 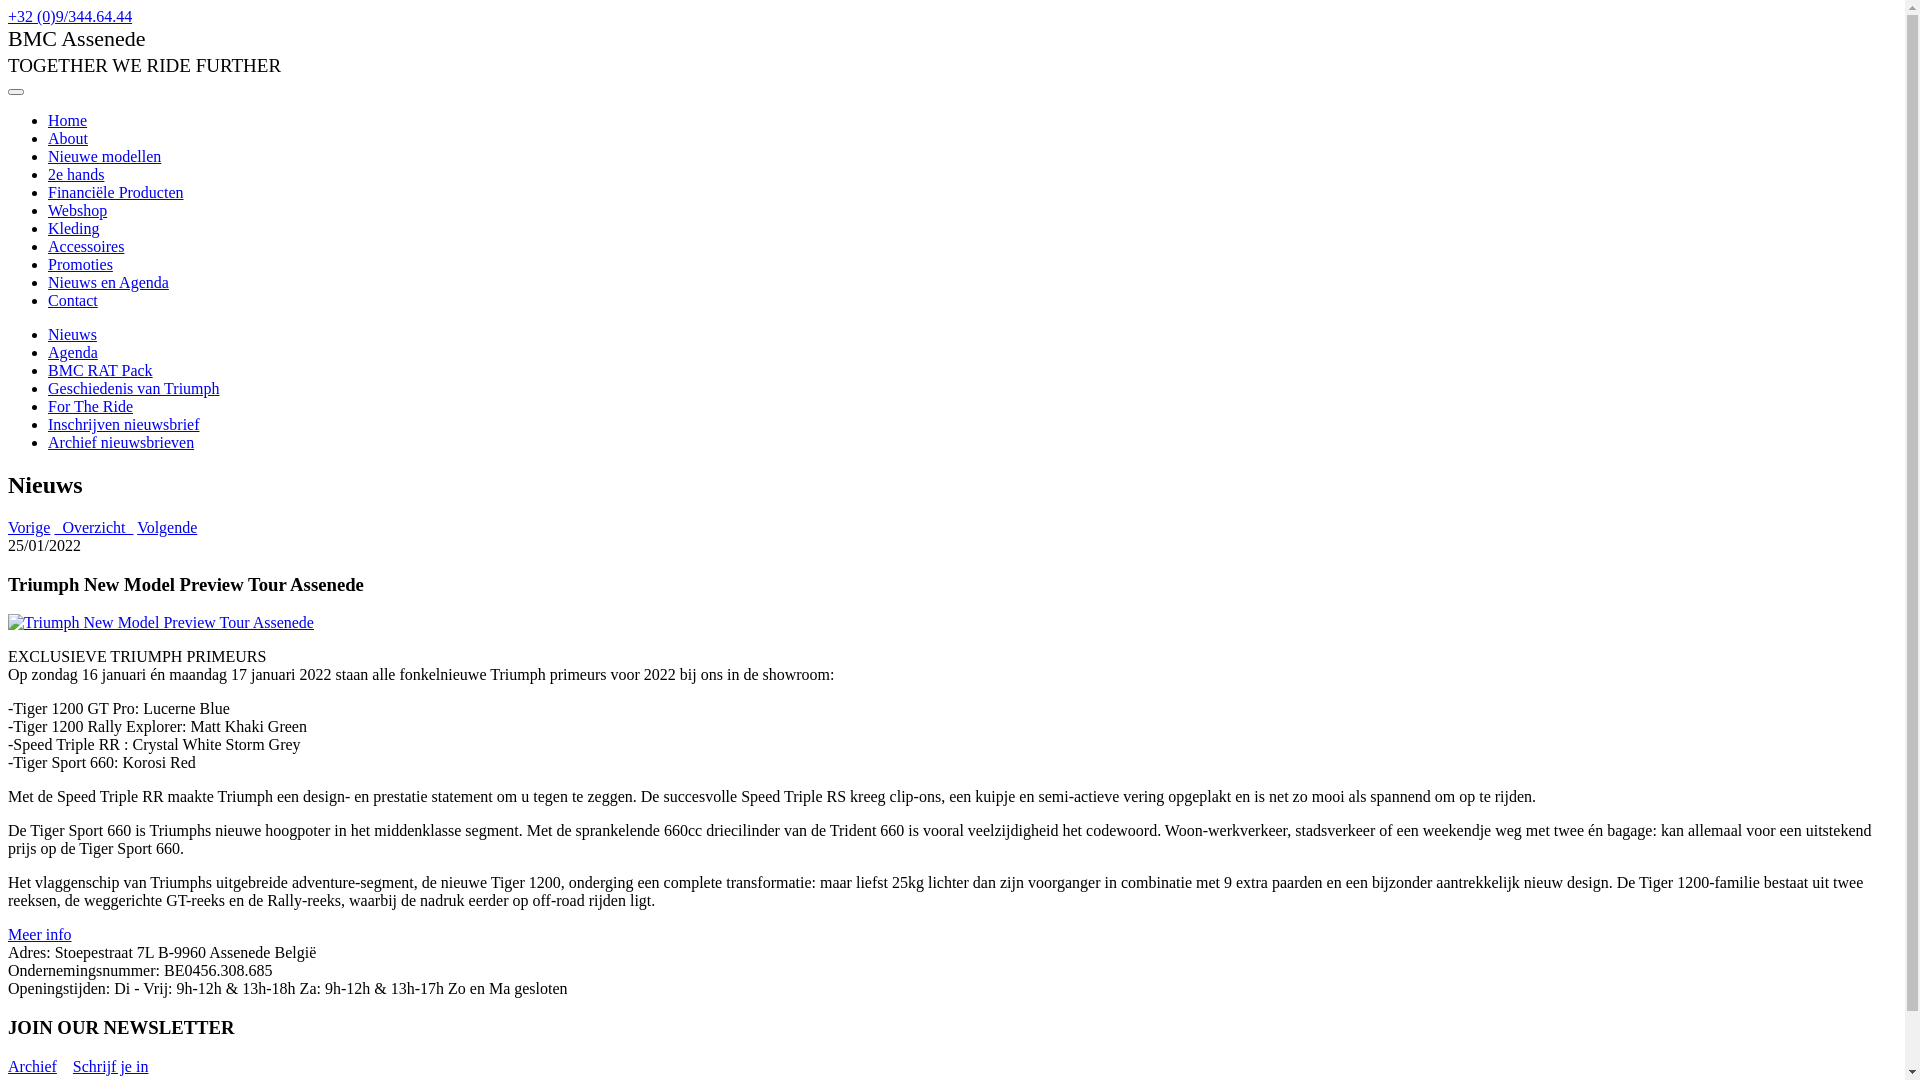 What do you see at coordinates (109, 1065) in the screenshot?
I see `'Schrijf je in'` at bounding box center [109, 1065].